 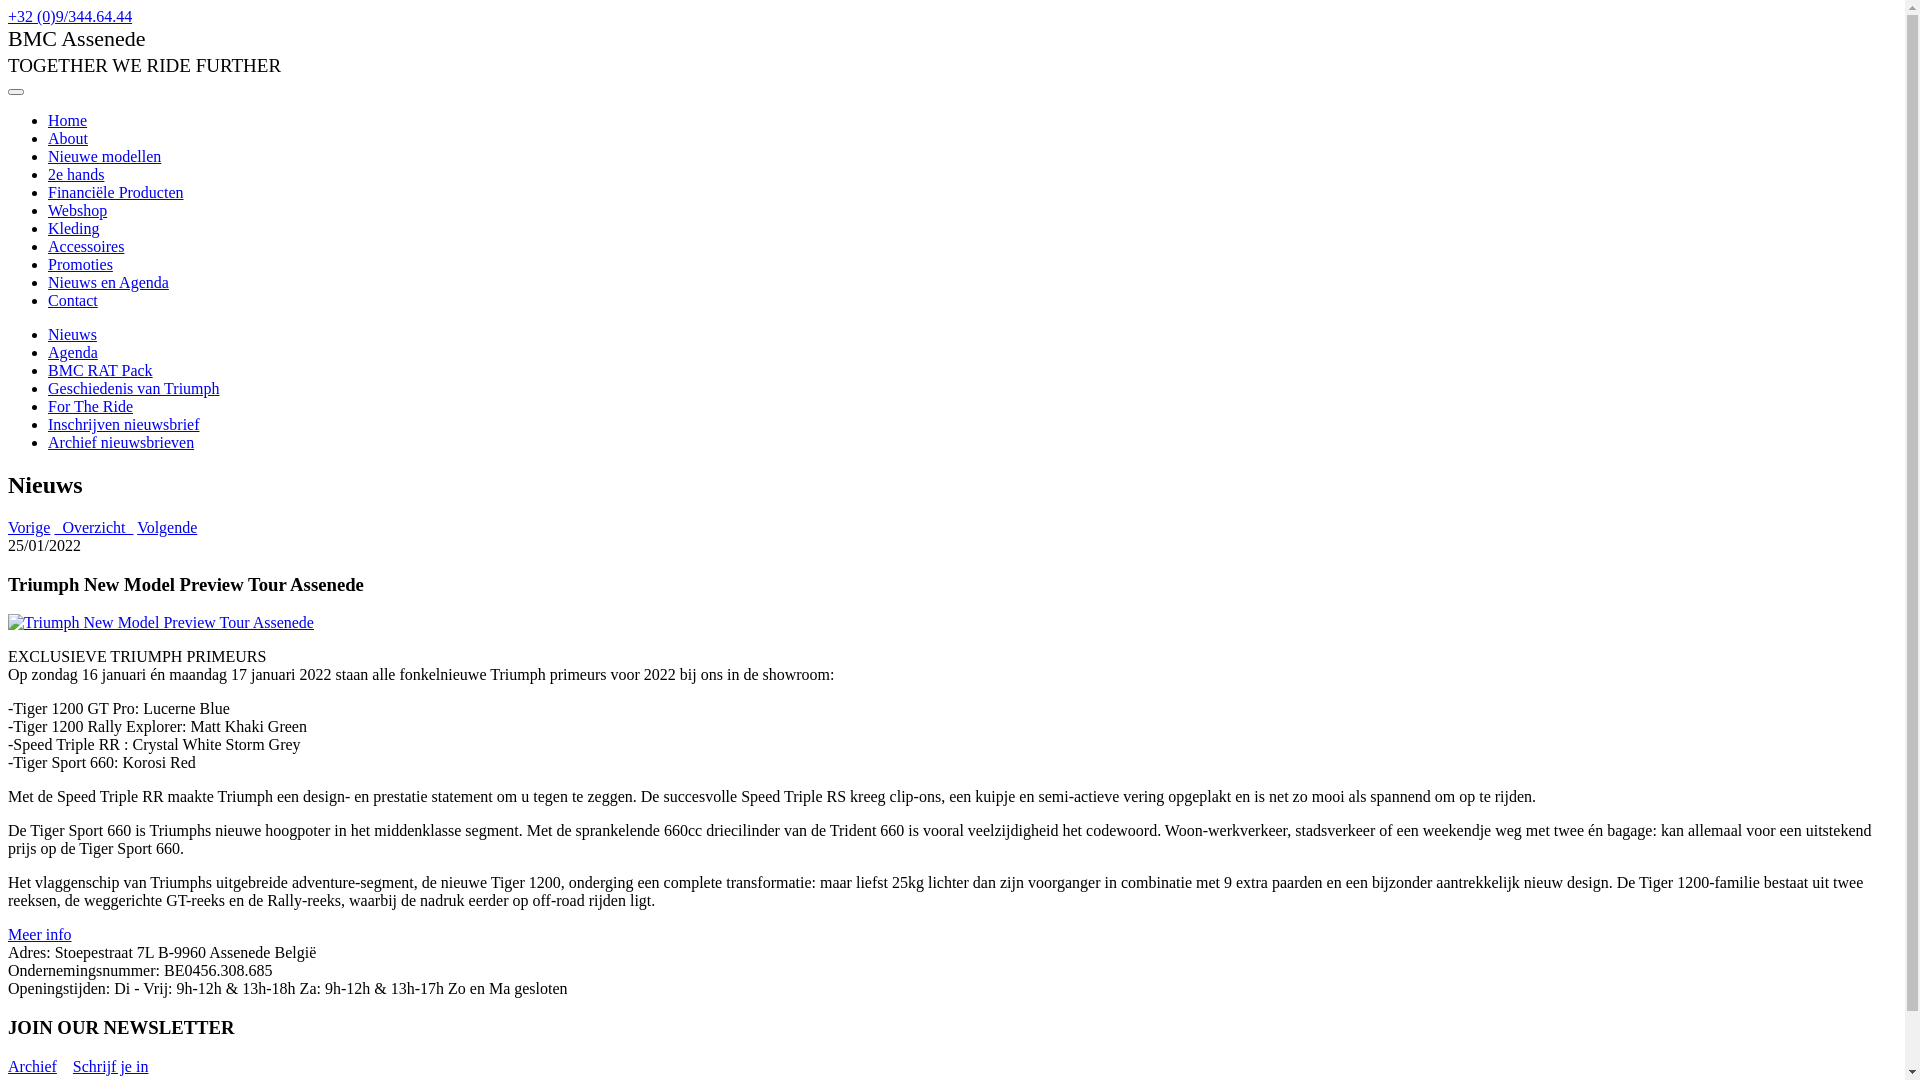 What do you see at coordinates (109, 1065) in the screenshot?
I see `'Schrijf je in'` at bounding box center [109, 1065].